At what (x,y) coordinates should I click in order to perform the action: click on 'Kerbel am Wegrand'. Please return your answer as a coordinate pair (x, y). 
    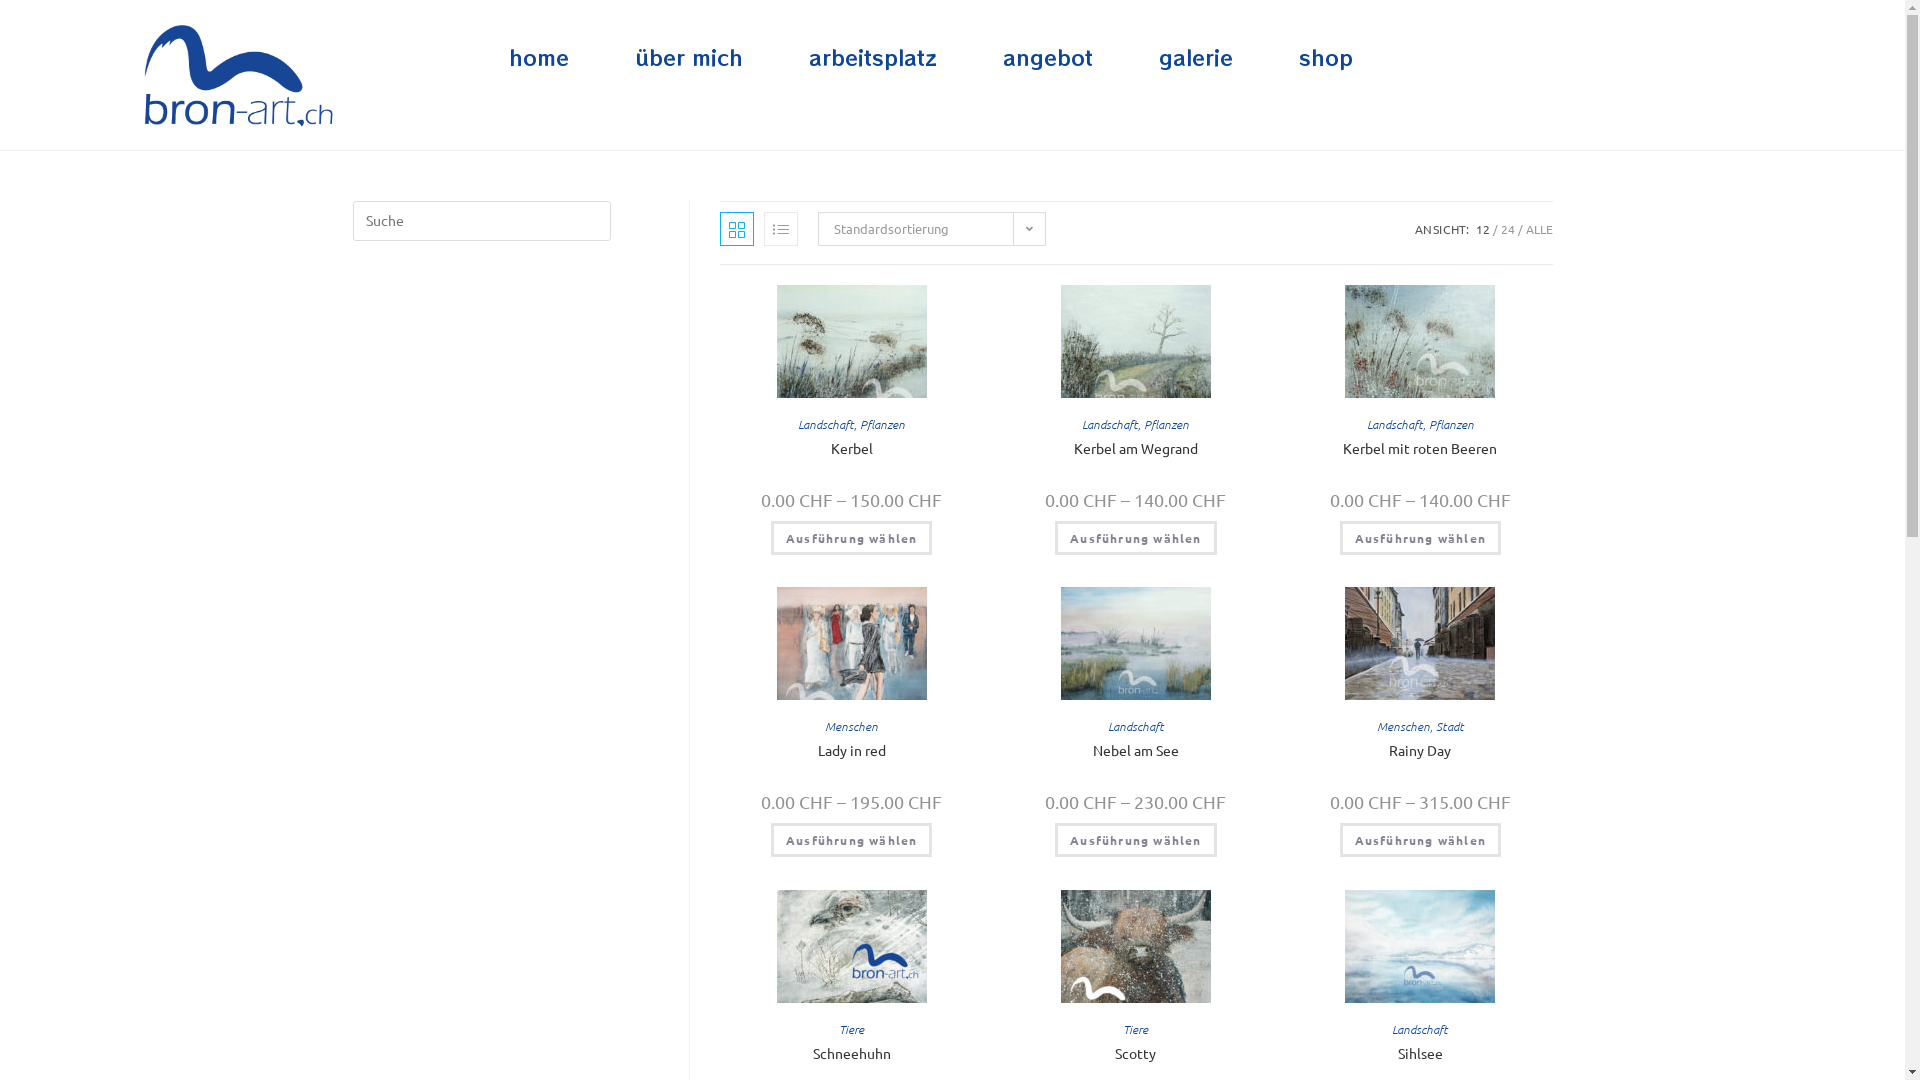
    Looking at the image, I should click on (1073, 447).